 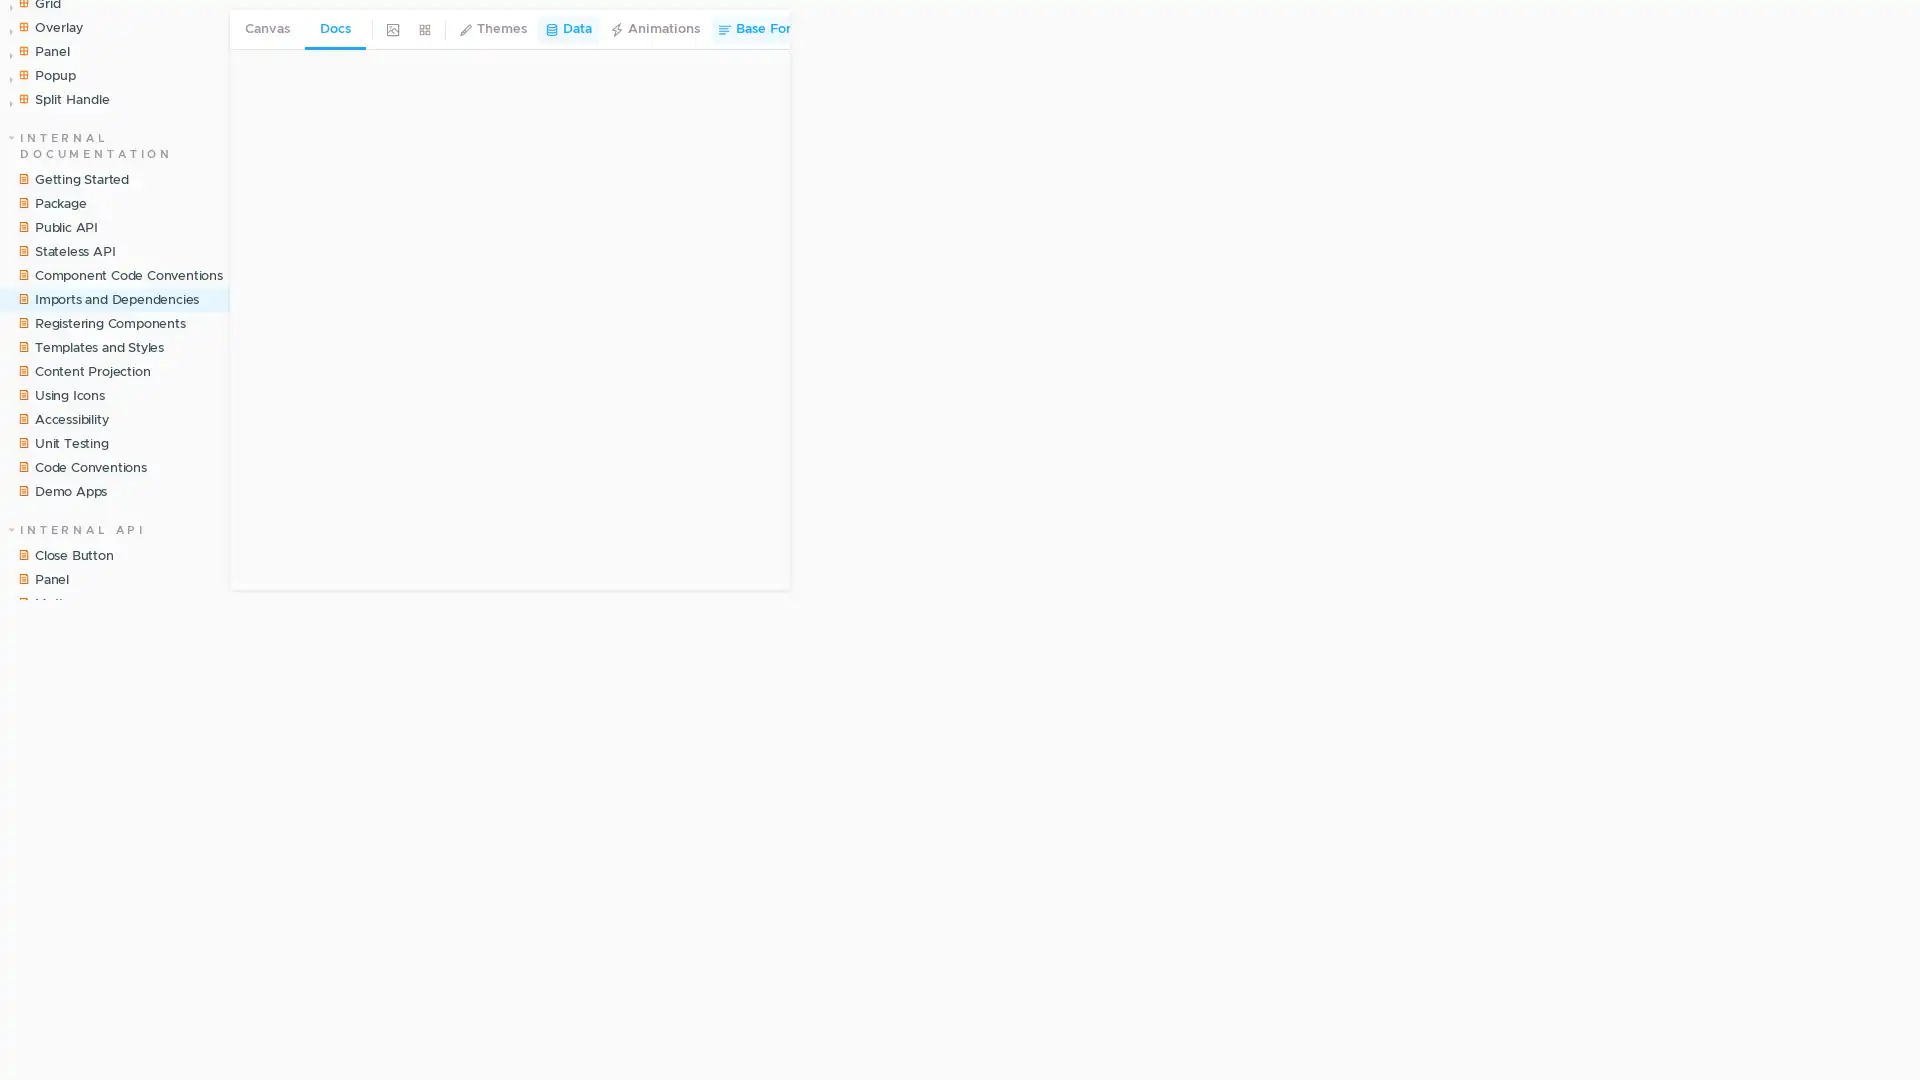 What do you see at coordinates (424, 30) in the screenshot?
I see `Apply a grid to the preview` at bounding box center [424, 30].